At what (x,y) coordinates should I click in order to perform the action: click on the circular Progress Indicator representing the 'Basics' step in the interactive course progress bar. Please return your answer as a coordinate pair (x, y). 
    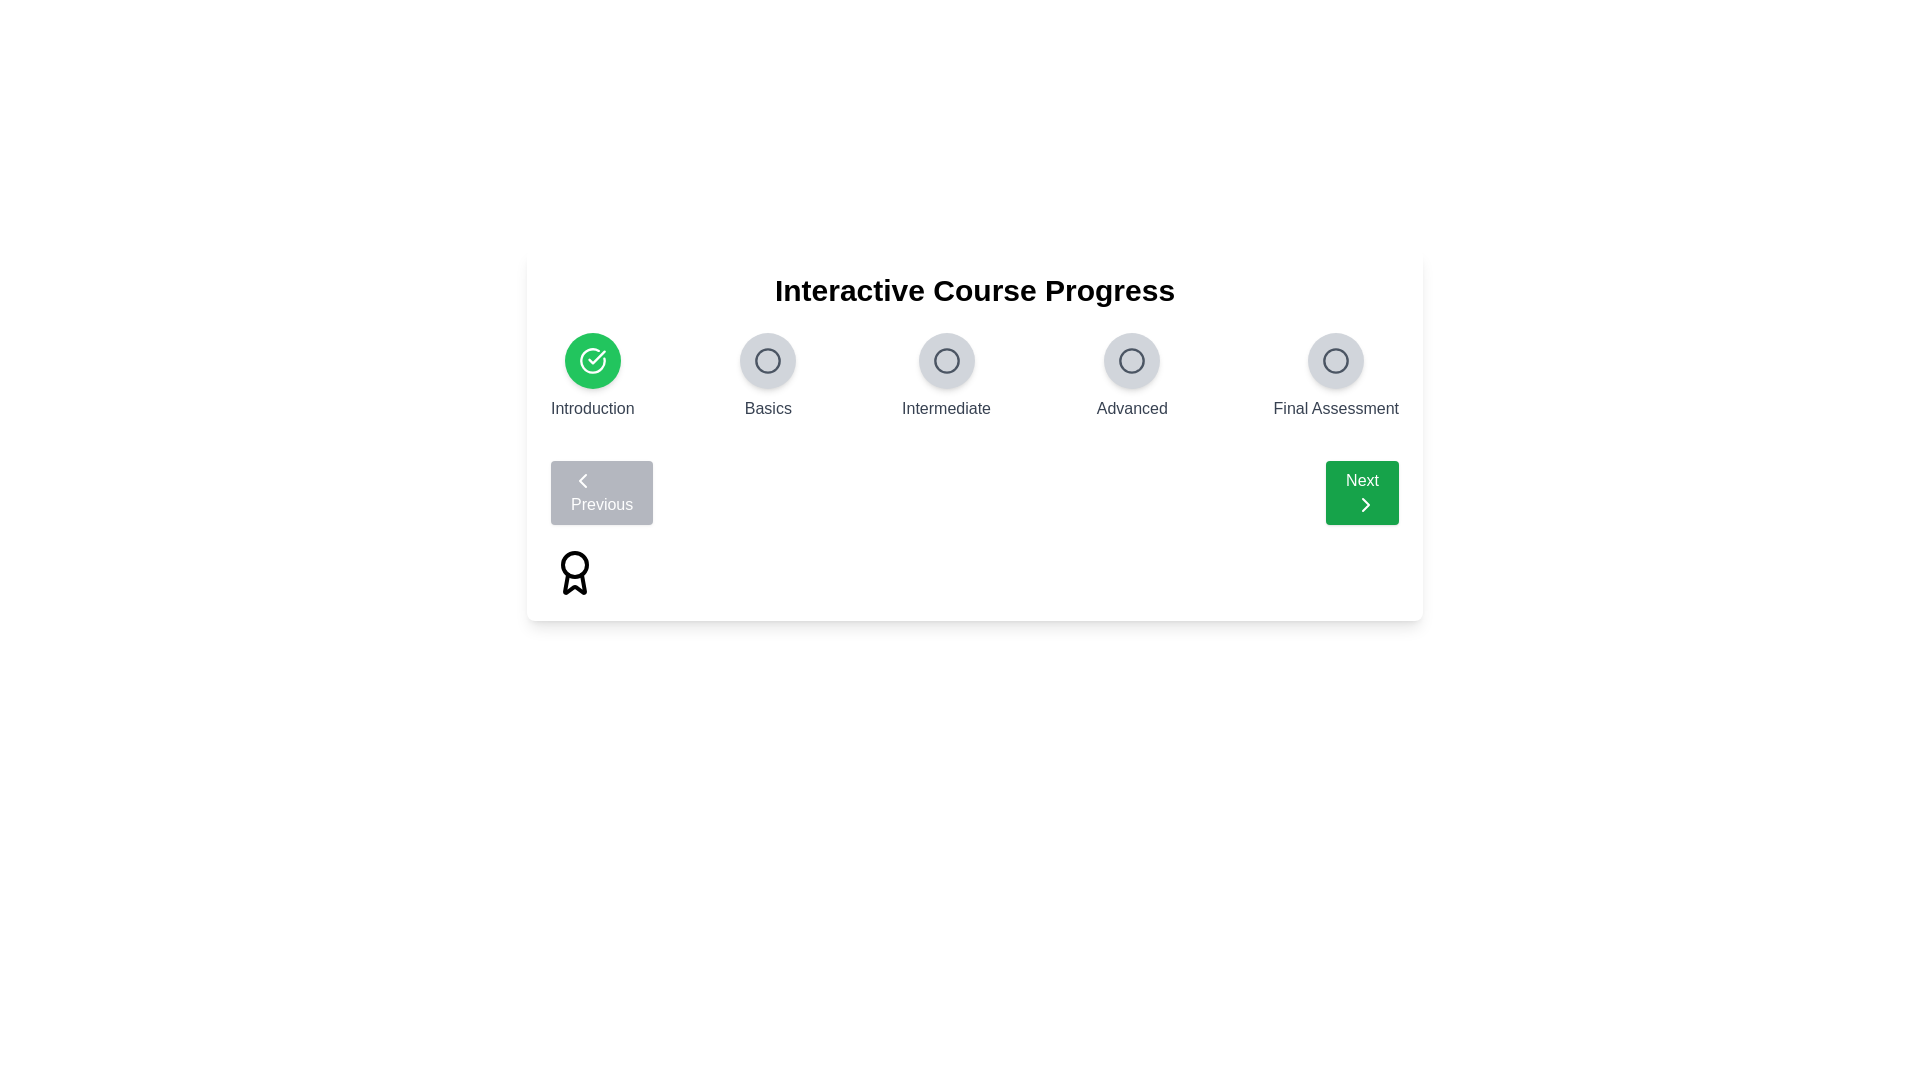
    Looking at the image, I should click on (767, 361).